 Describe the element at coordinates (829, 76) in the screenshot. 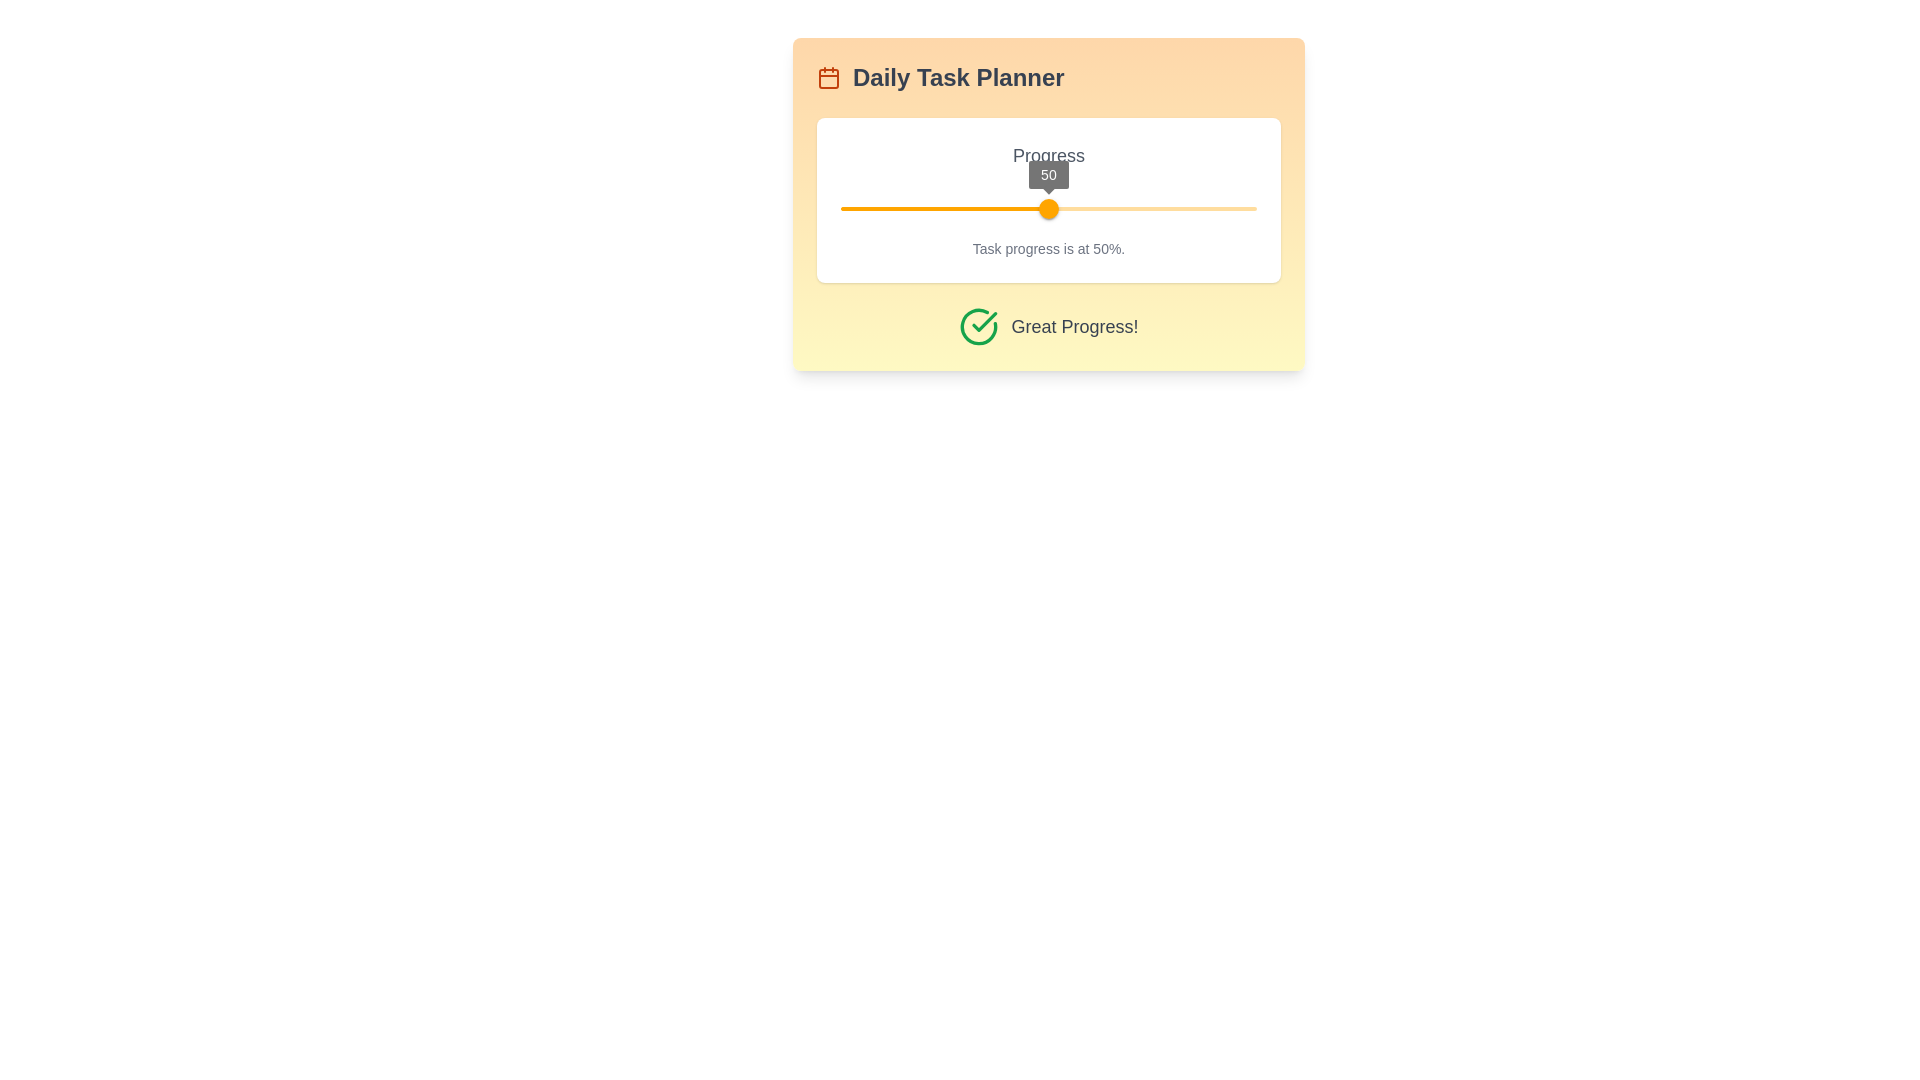

I see `the compact calendar icon with an orange stroke located beside the title 'Daily Task Planner' at the top left corner of the widget` at that location.